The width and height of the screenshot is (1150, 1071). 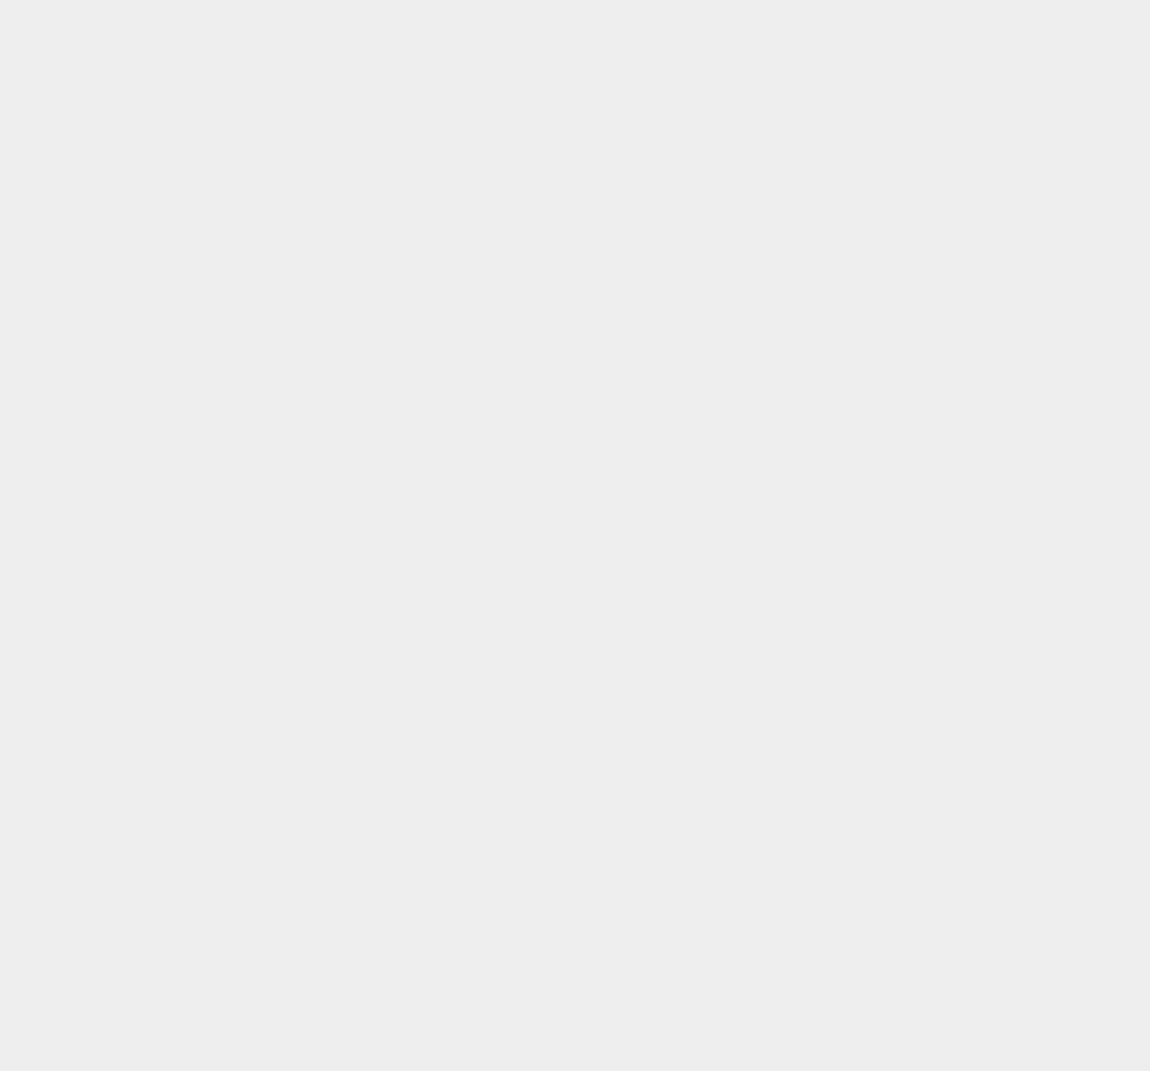 I want to click on 'Crazy Treasure Token (CTT) Explained - Cryptocurrency Collectibles', so click(x=958, y=91).